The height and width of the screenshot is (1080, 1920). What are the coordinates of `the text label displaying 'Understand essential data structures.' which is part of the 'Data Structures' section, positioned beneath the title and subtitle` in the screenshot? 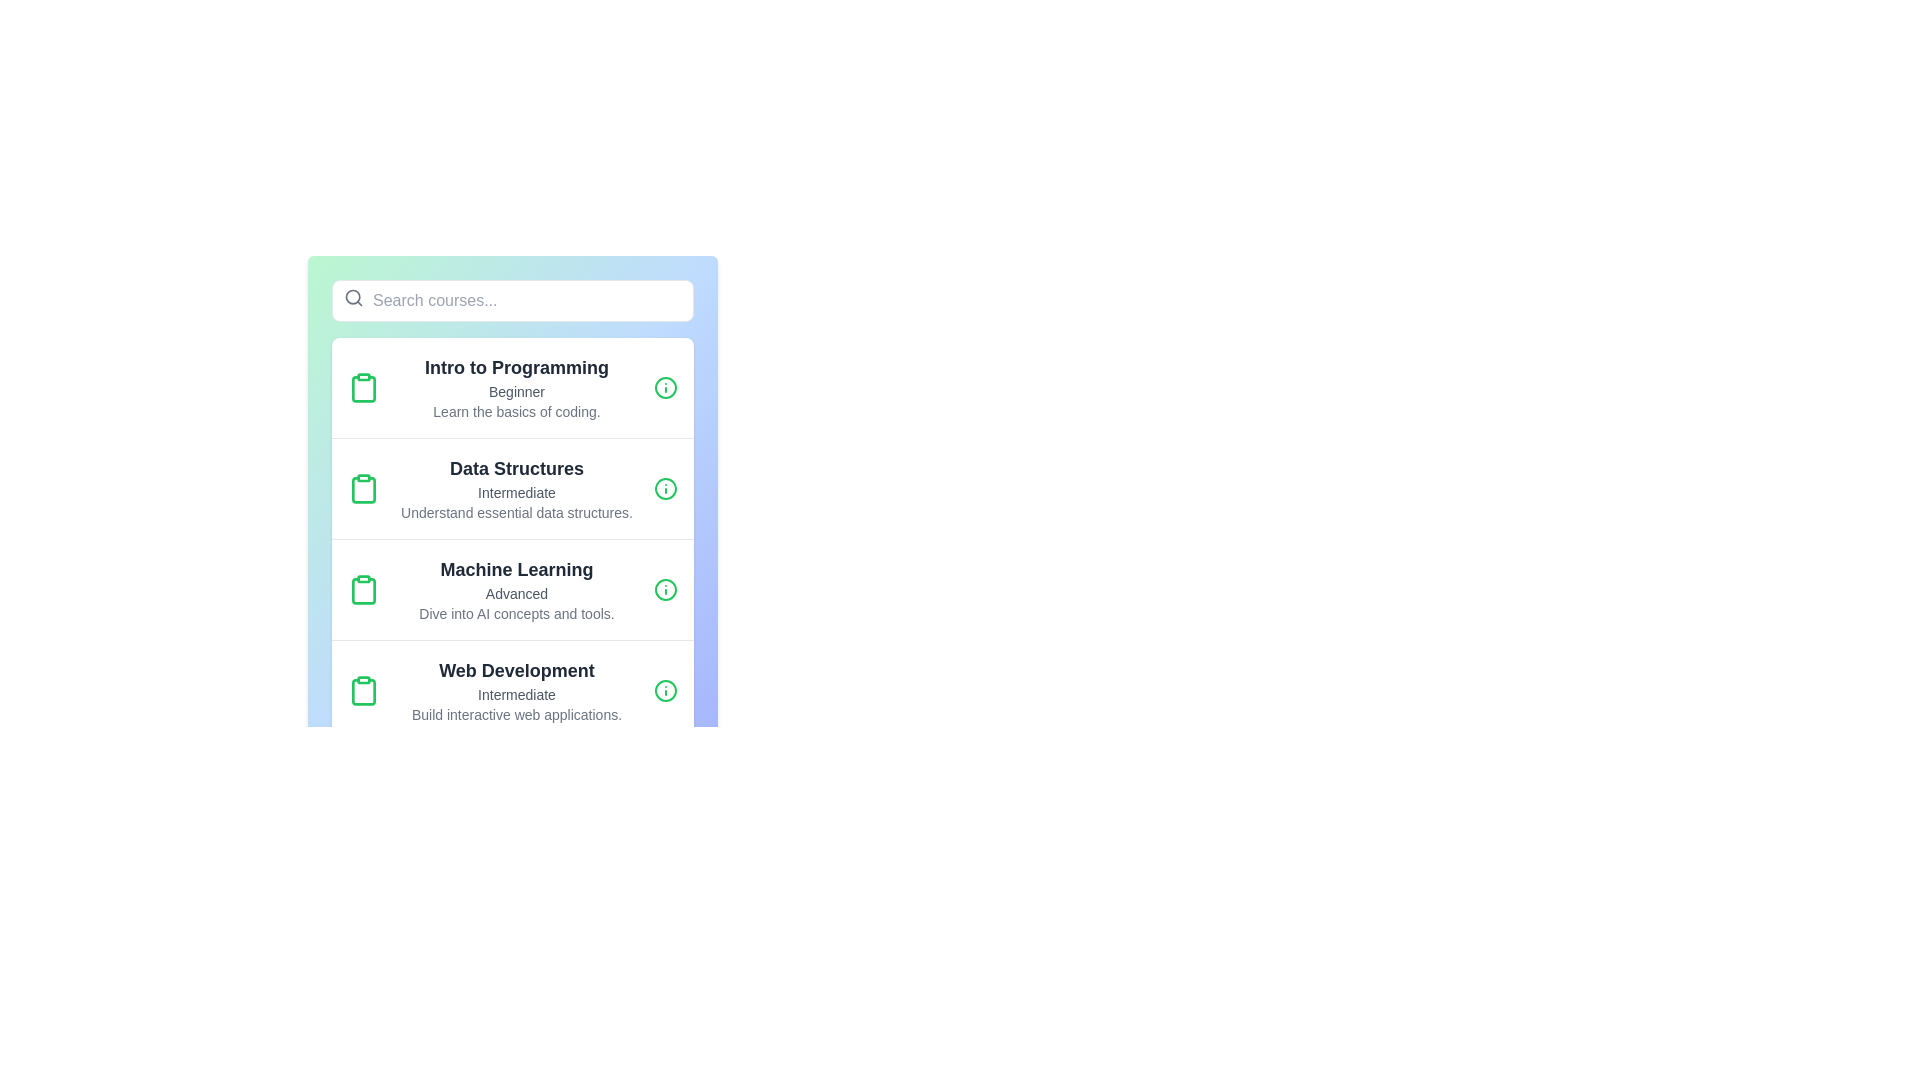 It's located at (517, 512).